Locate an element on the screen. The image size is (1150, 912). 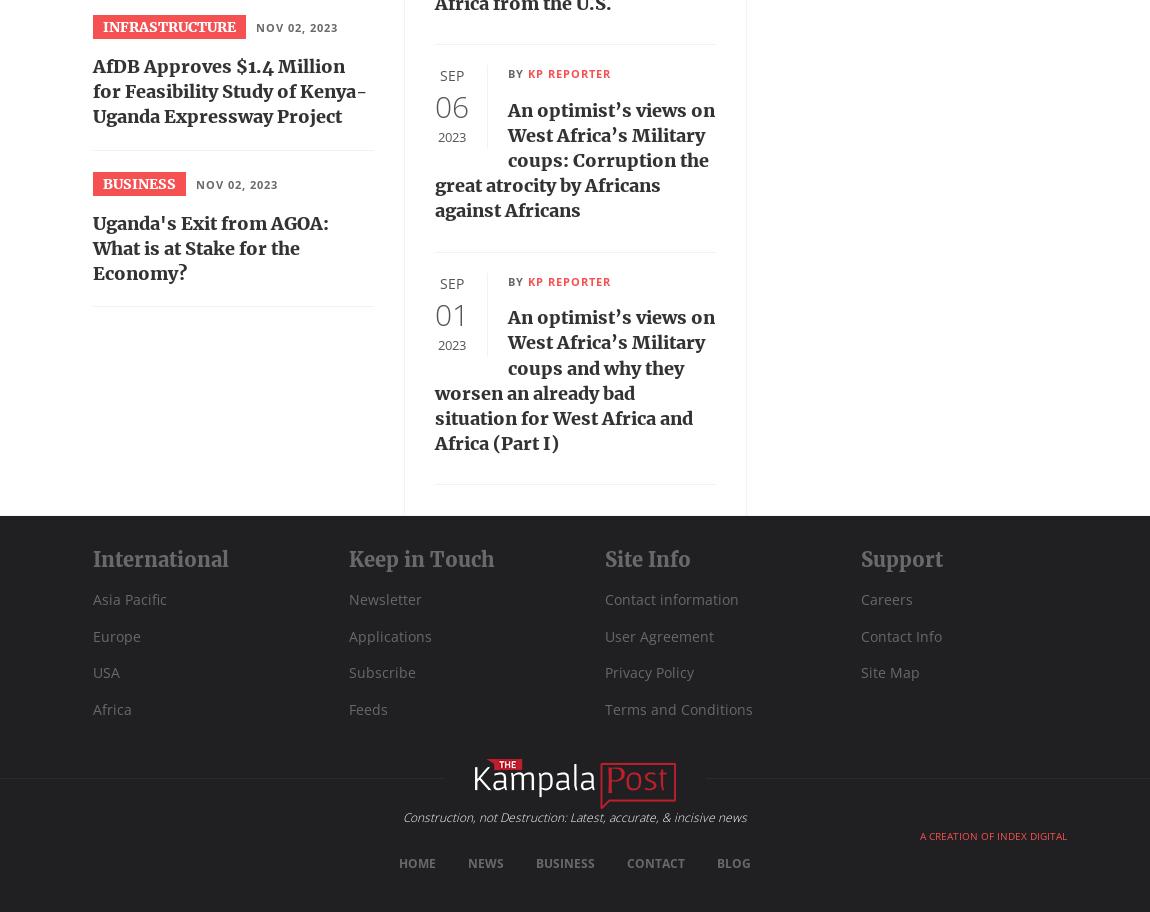
'An optimist’s views on West Africa’s Military coups and why they worsen an already bad situation for West Africa and Africa (Part I)' is located at coordinates (575, 380).